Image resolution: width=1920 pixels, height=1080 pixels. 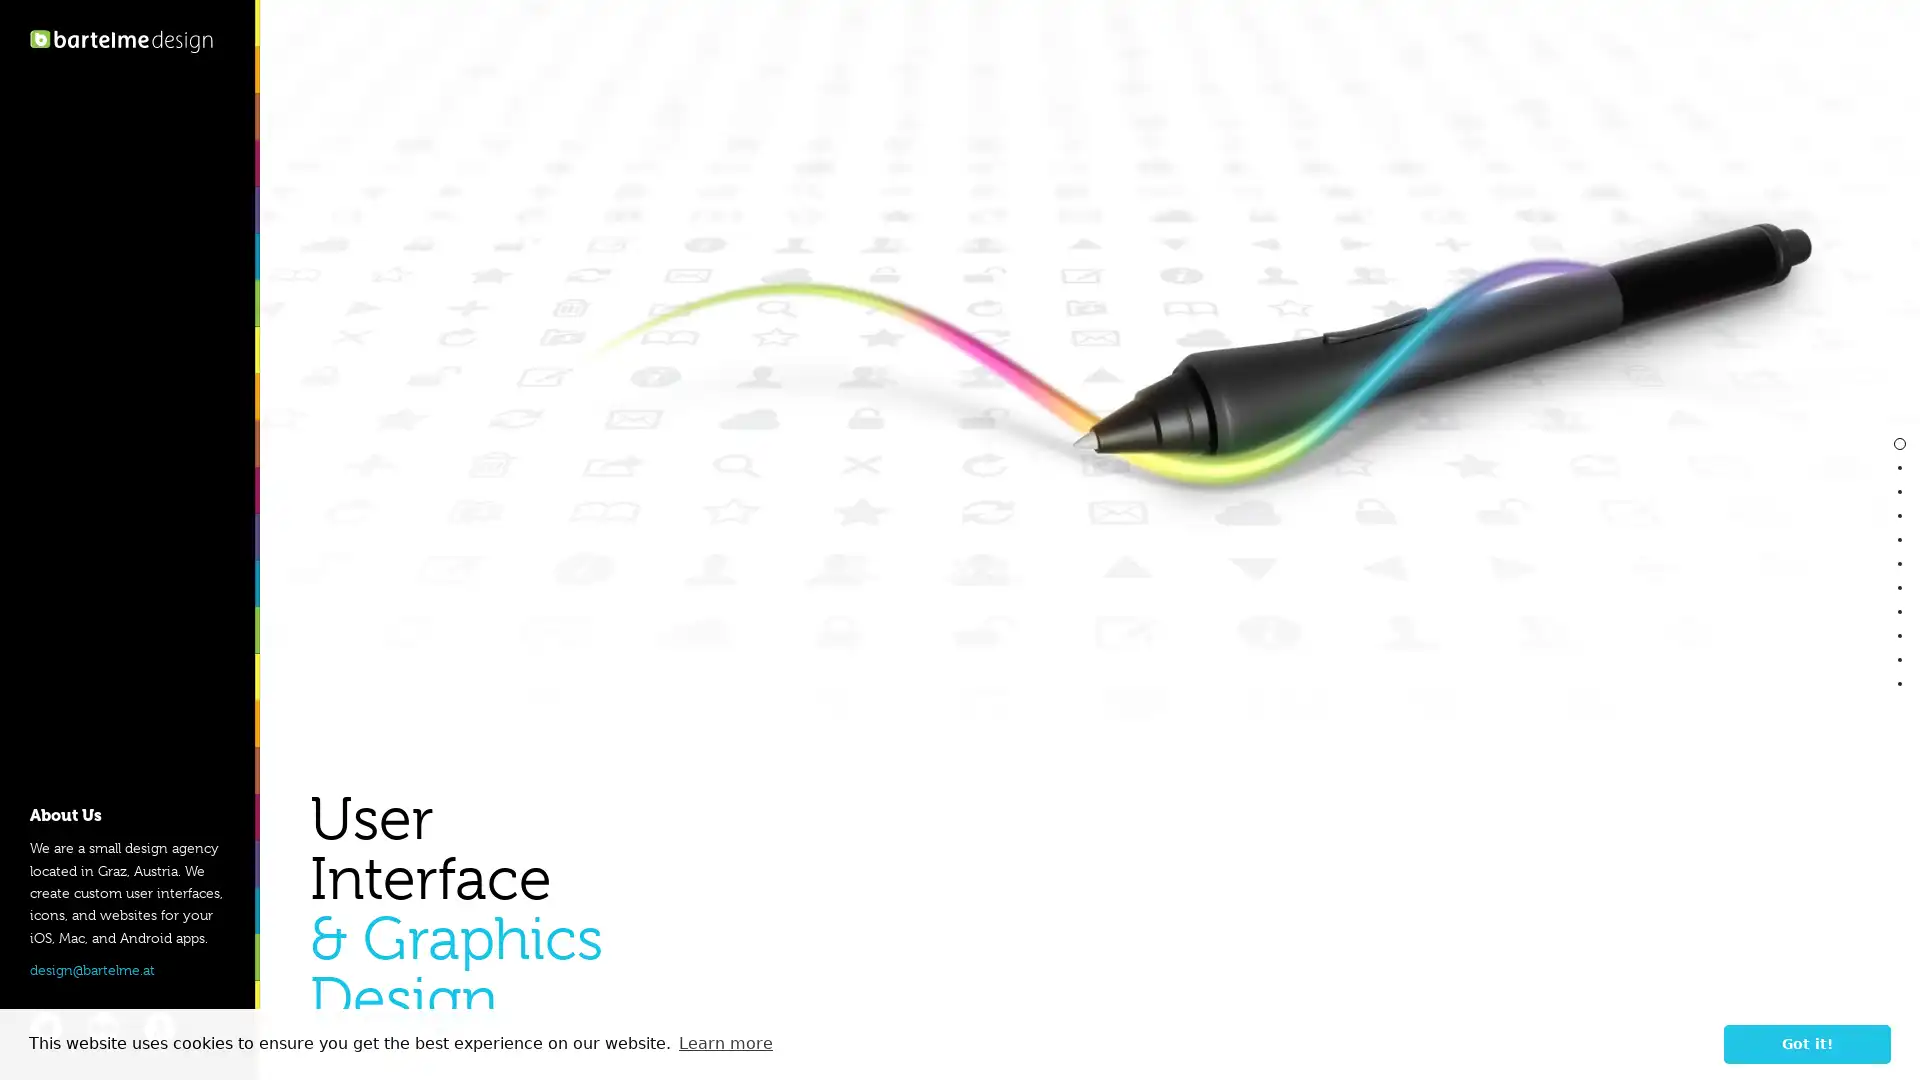 What do you see at coordinates (724, 1043) in the screenshot?
I see `learn more about cookies` at bounding box center [724, 1043].